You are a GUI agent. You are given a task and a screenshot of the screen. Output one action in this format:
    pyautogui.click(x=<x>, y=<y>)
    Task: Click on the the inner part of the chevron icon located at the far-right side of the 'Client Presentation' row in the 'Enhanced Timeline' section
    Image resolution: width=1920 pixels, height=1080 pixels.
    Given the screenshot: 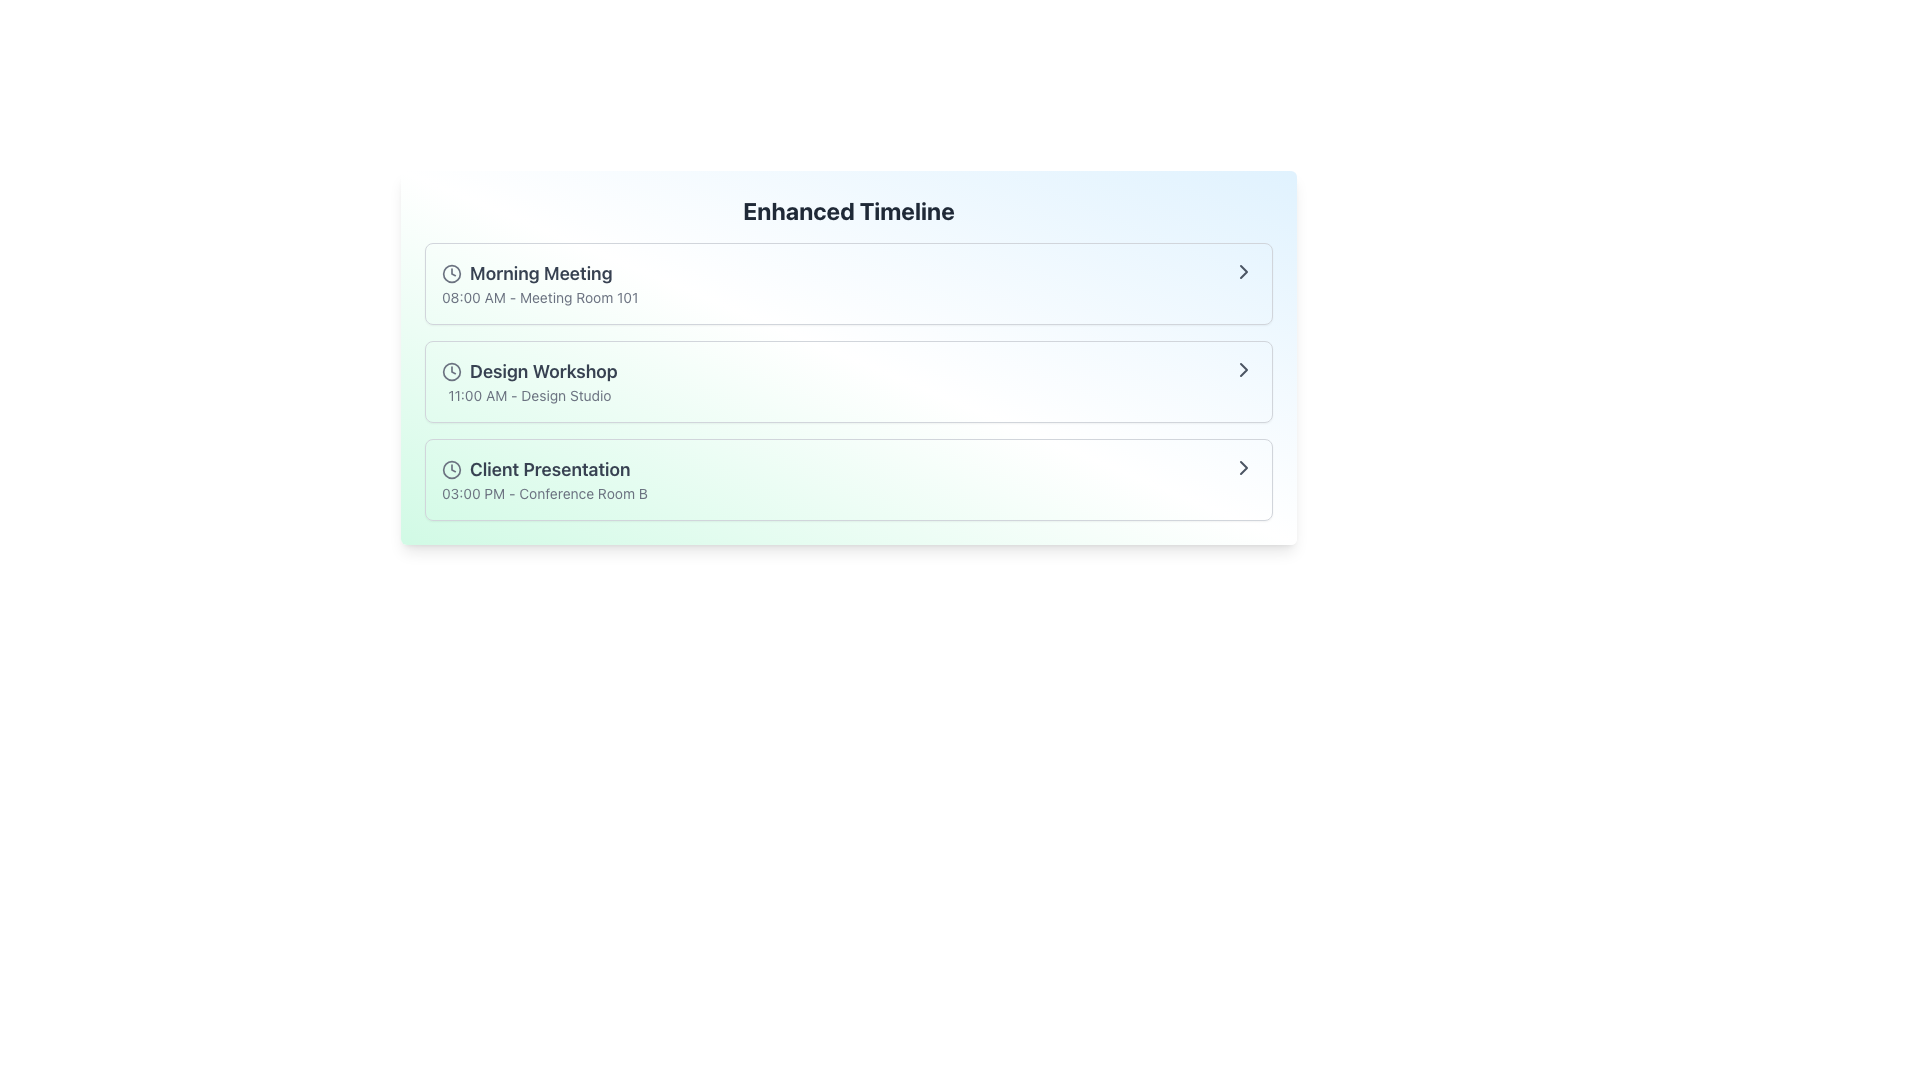 What is the action you would take?
    pyautogui.click(x=1242, y=467)
    